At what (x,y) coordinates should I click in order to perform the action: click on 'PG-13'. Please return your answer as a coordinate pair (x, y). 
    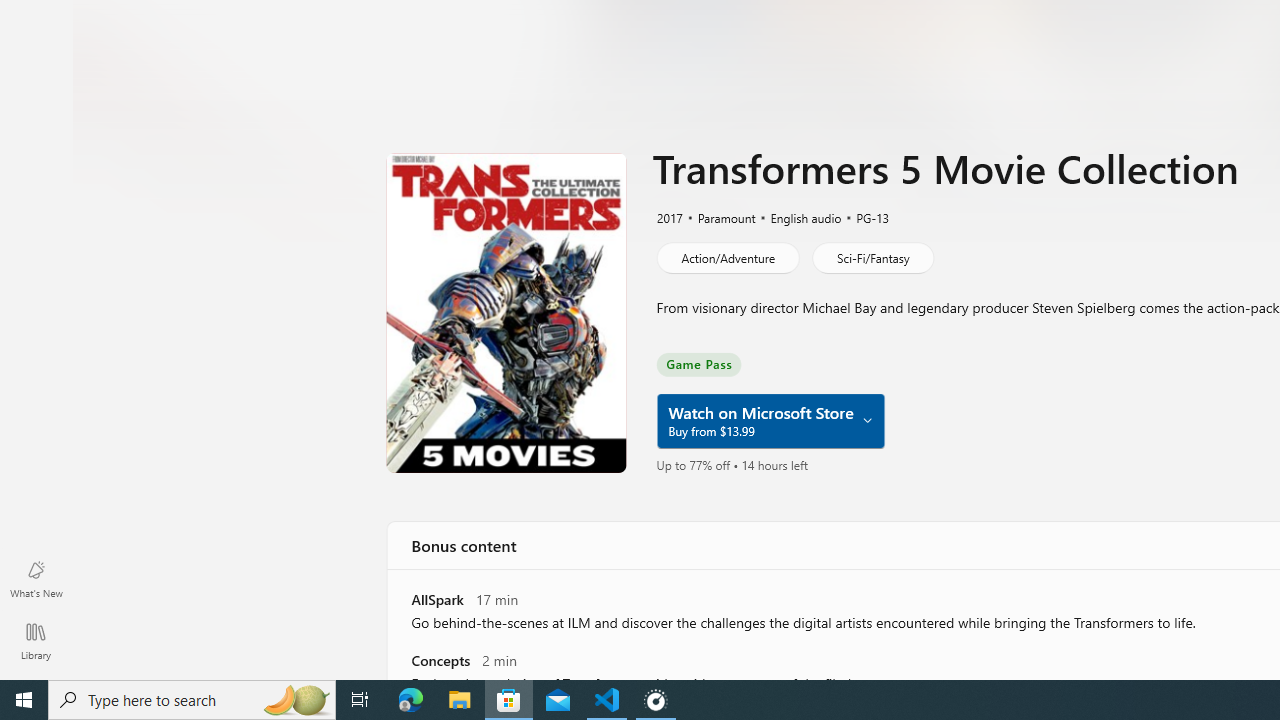
    Looking at the image, I should click on (863, 217).